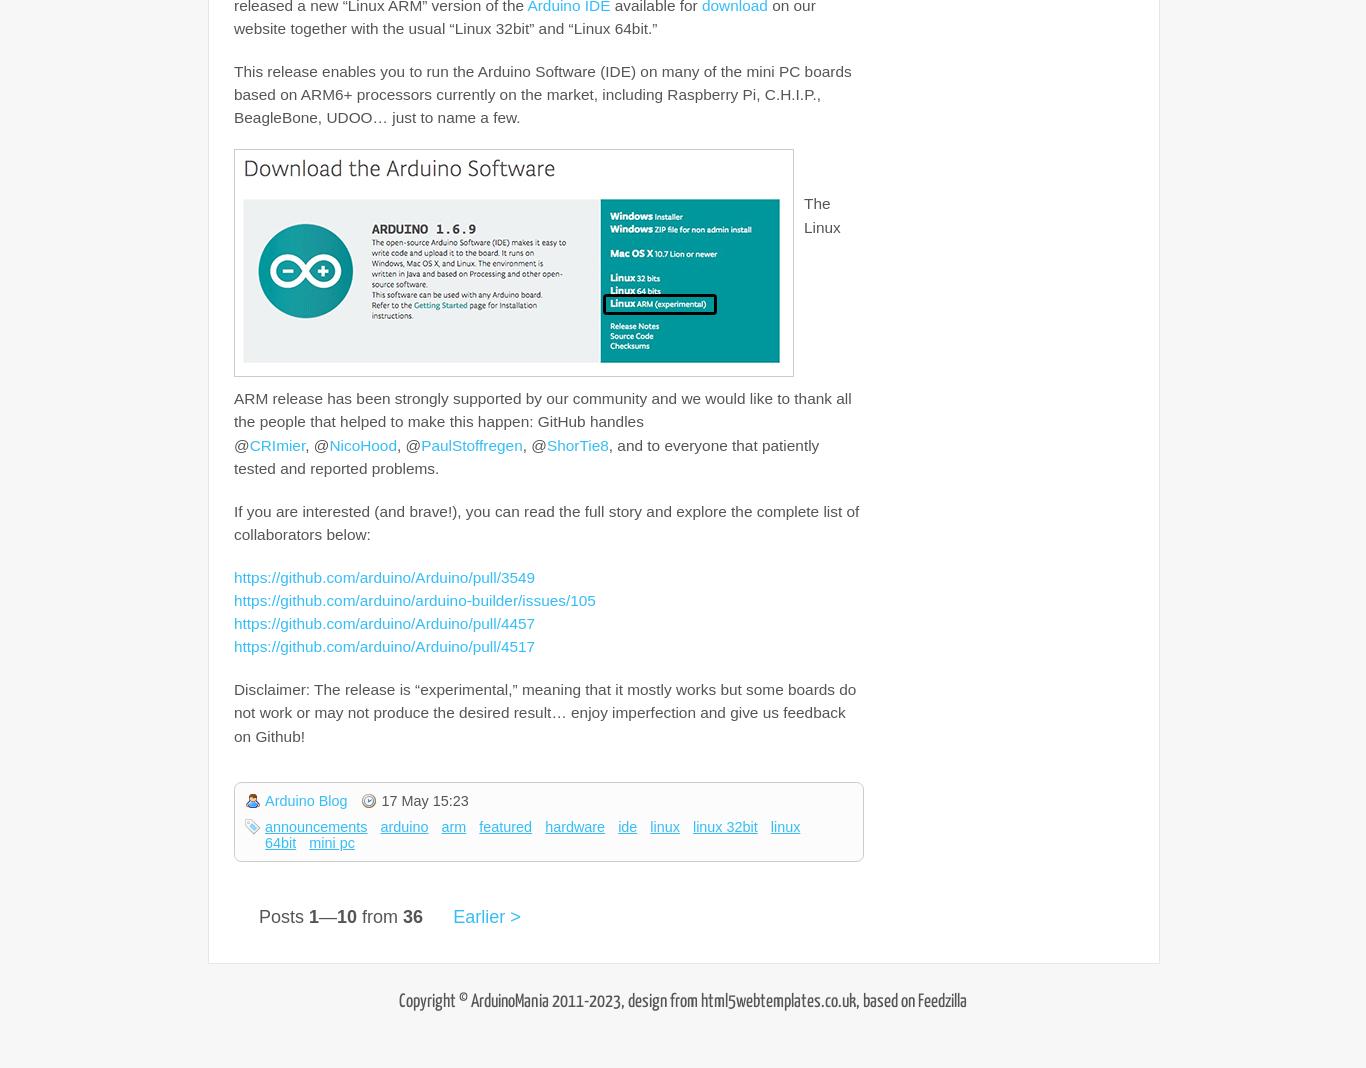 This screenshot has height=1068, width=1366. Describe the element at coordinates (573, 825) in the screenshot. I see `'hardware'` at that location.